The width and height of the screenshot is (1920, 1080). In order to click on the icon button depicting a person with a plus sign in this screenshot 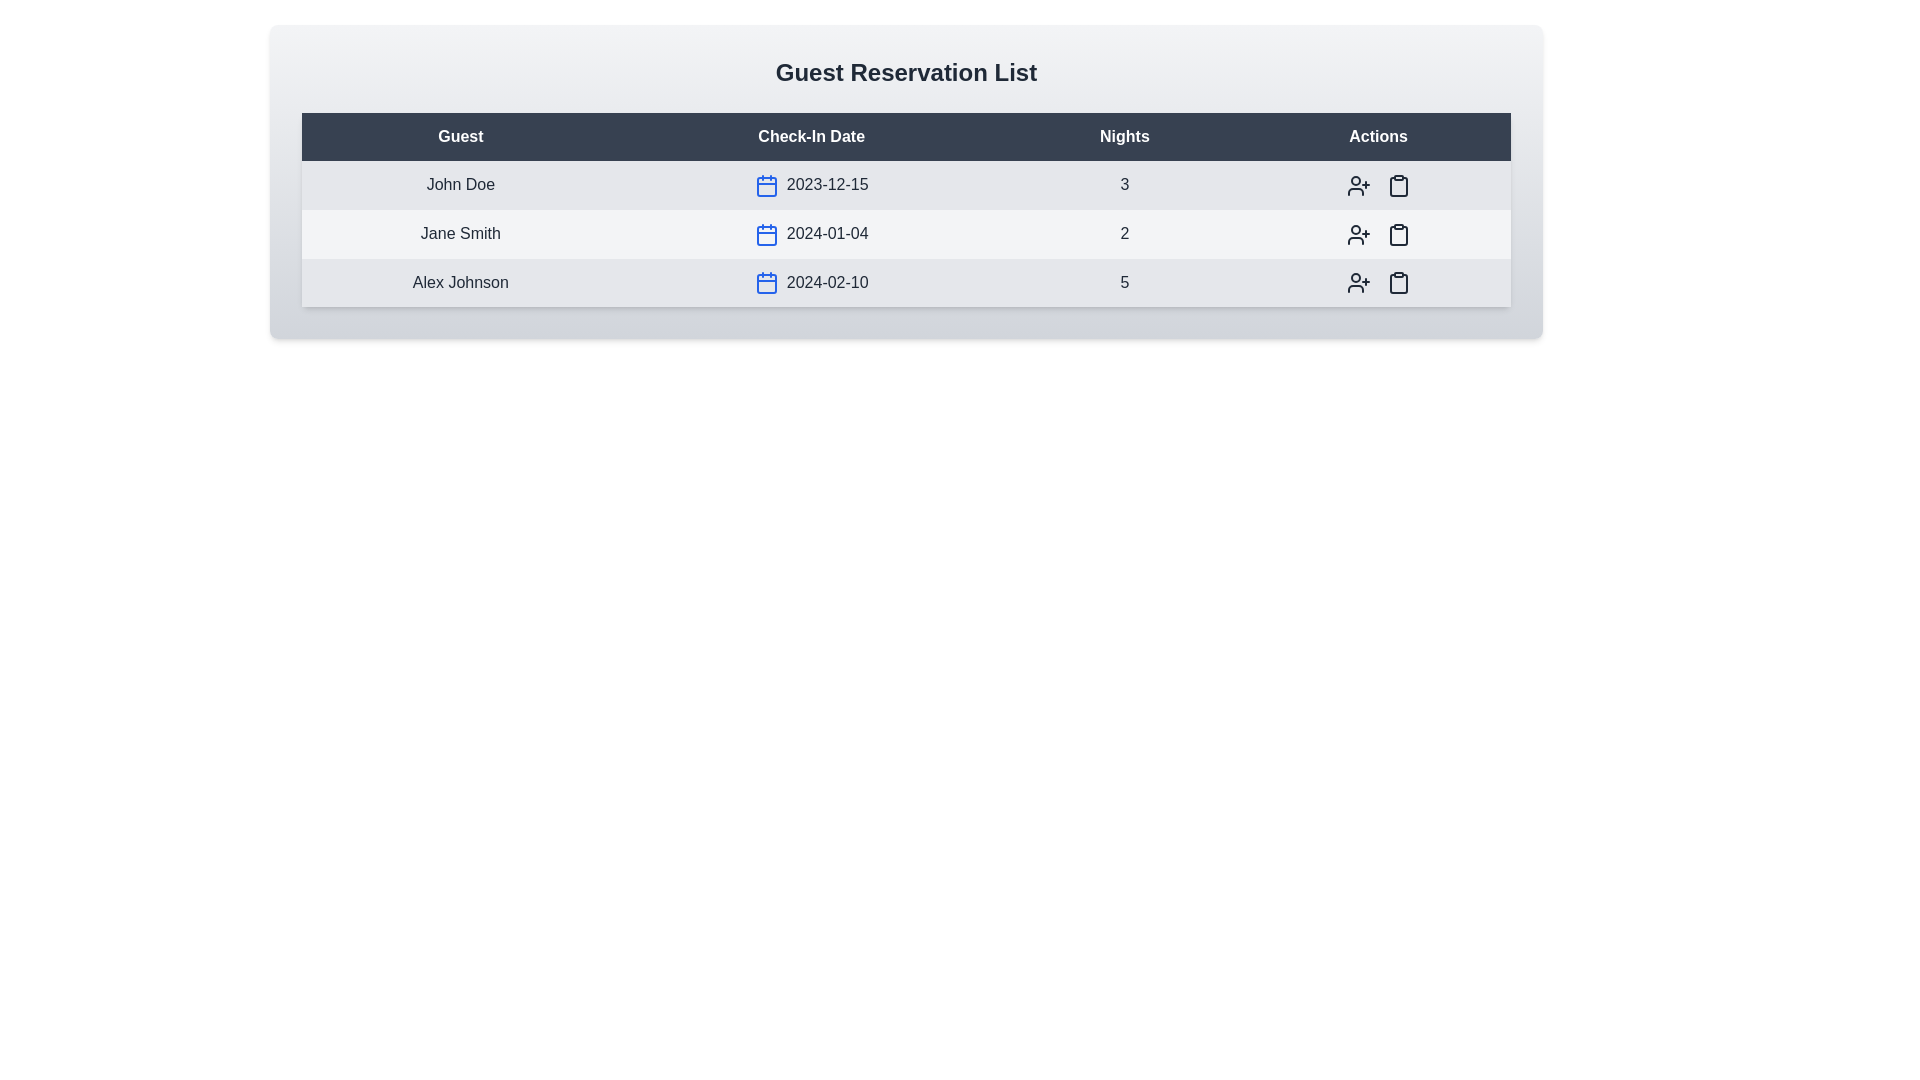, I will do `click(1358, 185)`.